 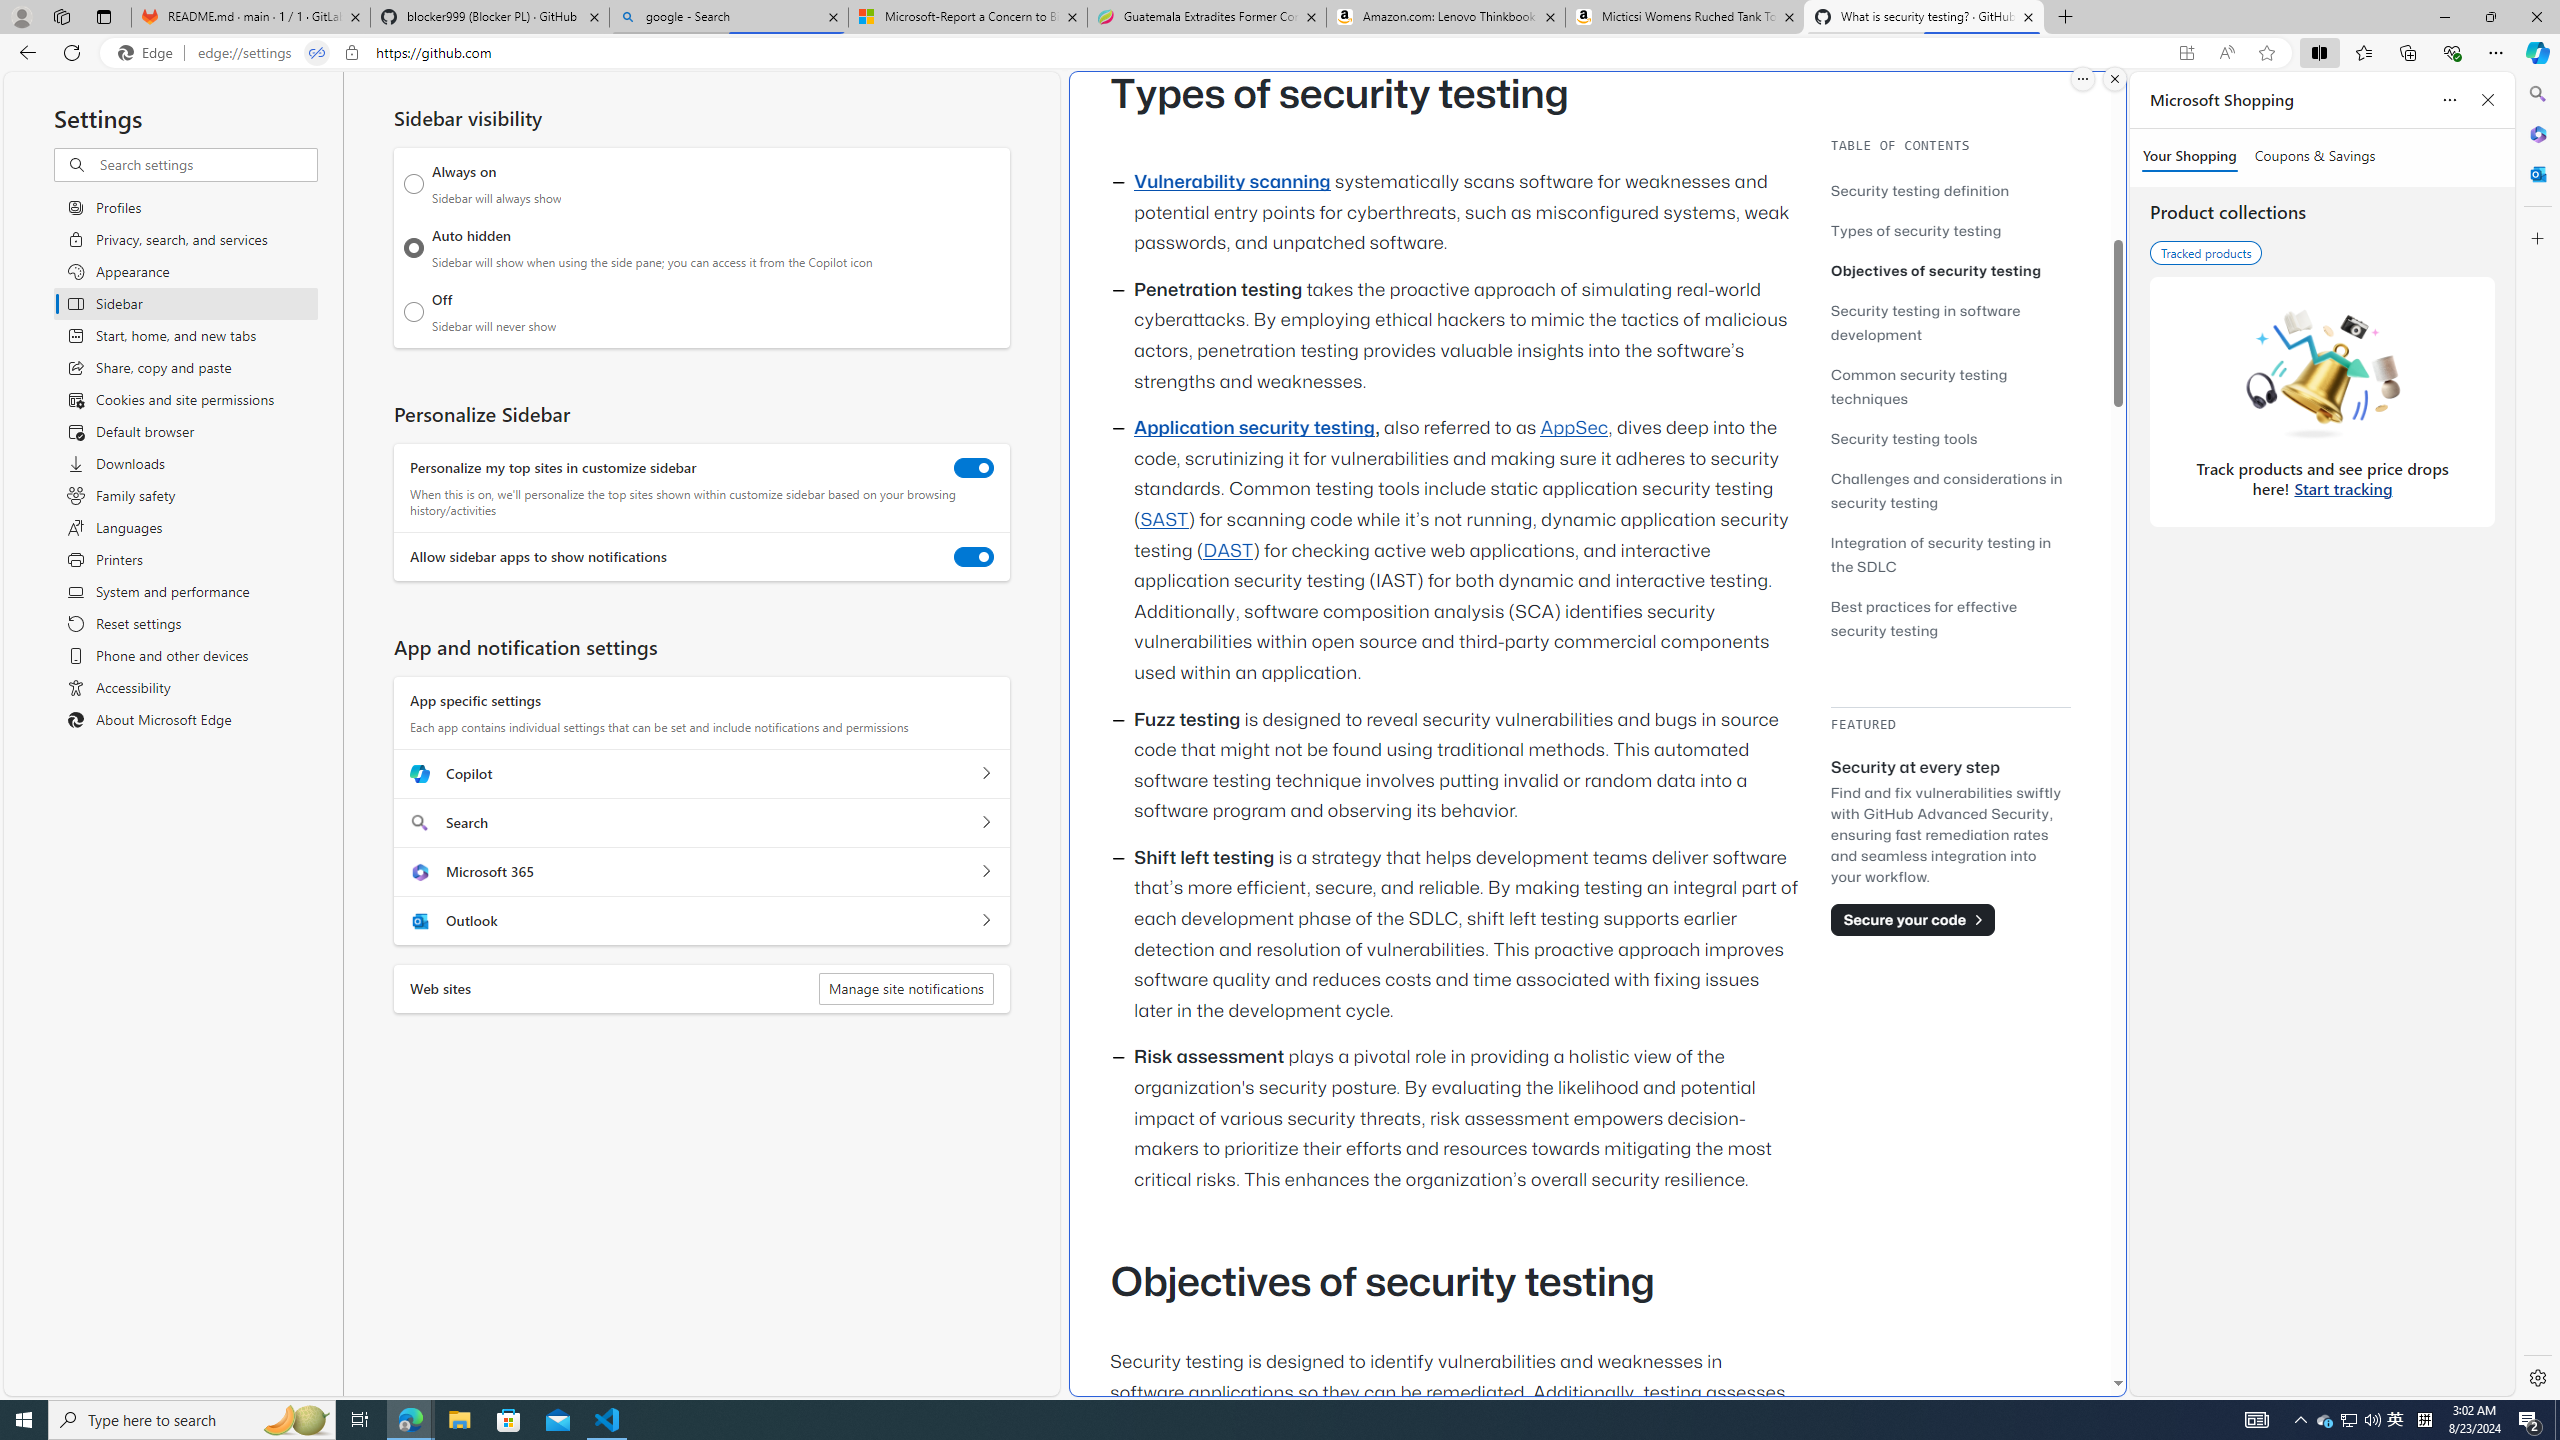 What do you see at coordinates (413, 311) in the screenshot?
I see `'Off Sidebar will never show'` at bounding box center [413, 311].